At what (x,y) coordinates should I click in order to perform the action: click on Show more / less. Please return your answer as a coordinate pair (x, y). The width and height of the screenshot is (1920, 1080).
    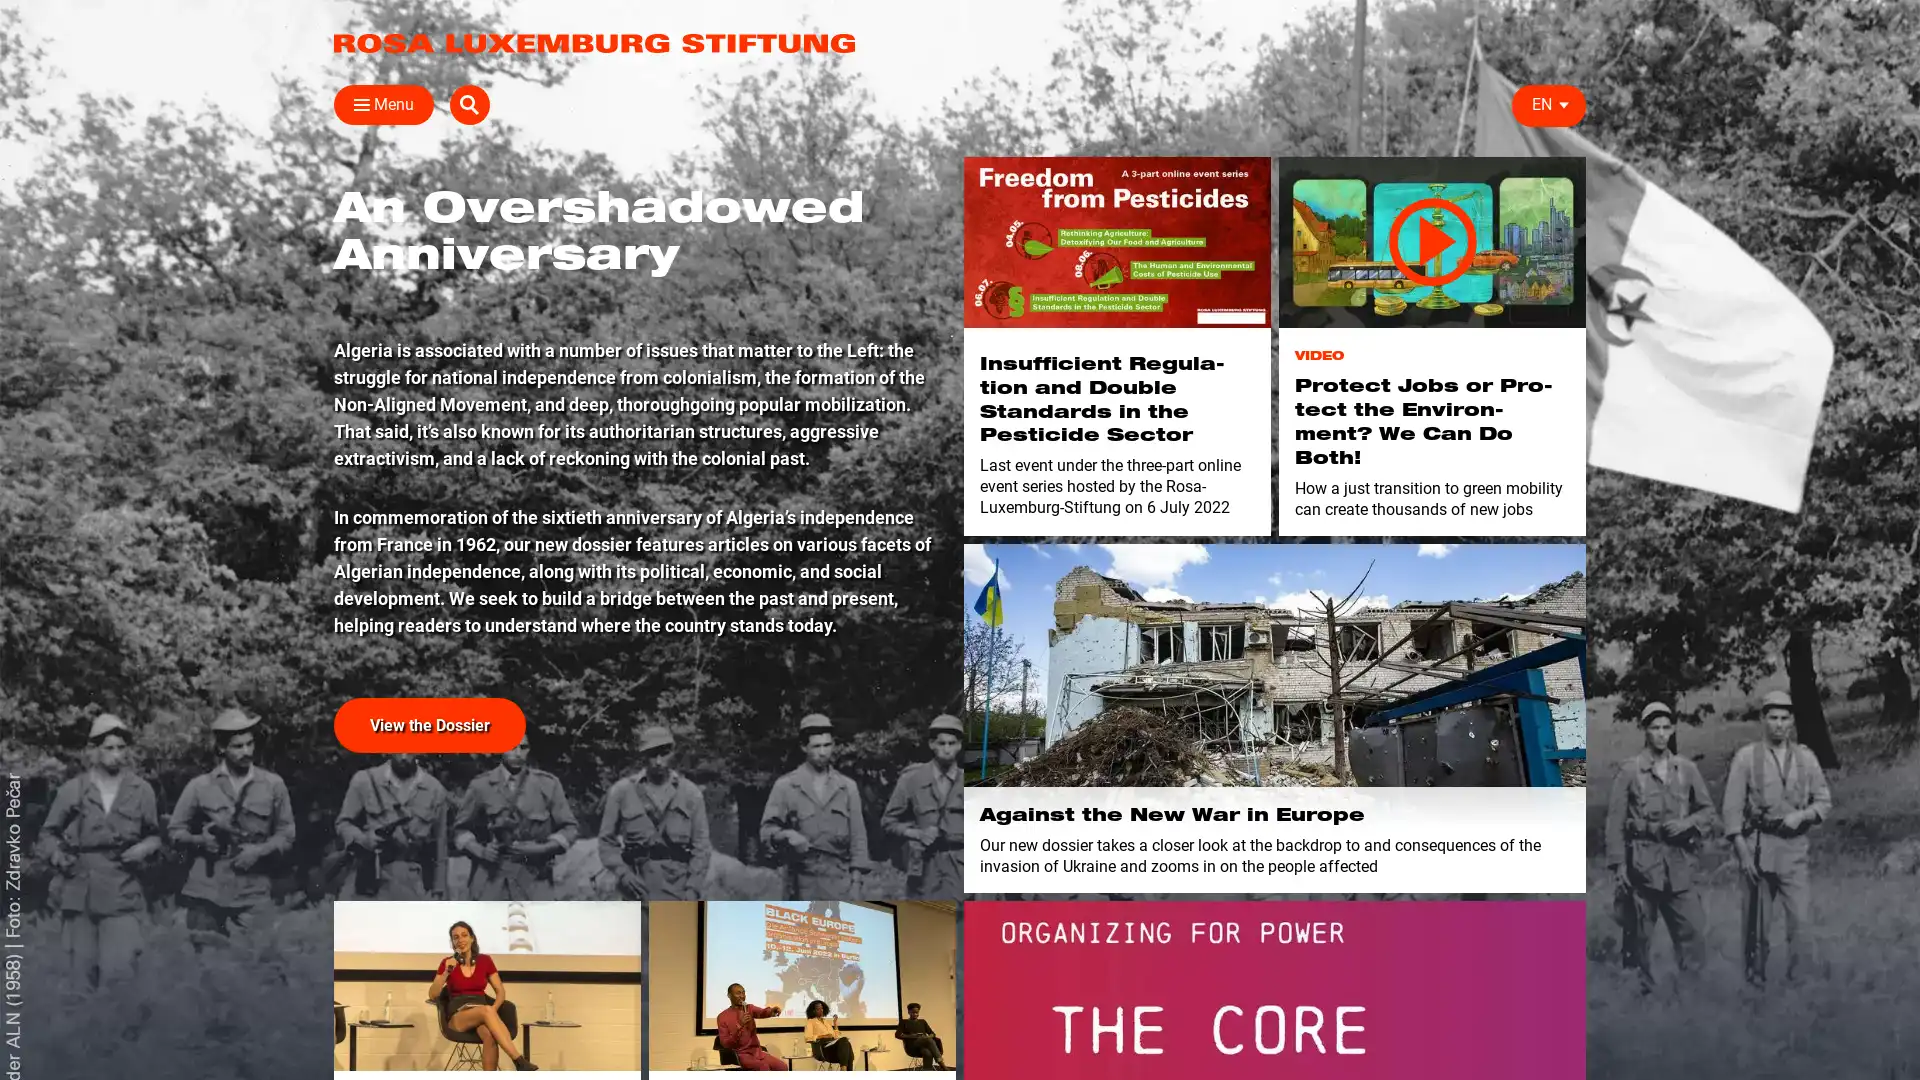
    Looking at the image, I should click on (637, 363).